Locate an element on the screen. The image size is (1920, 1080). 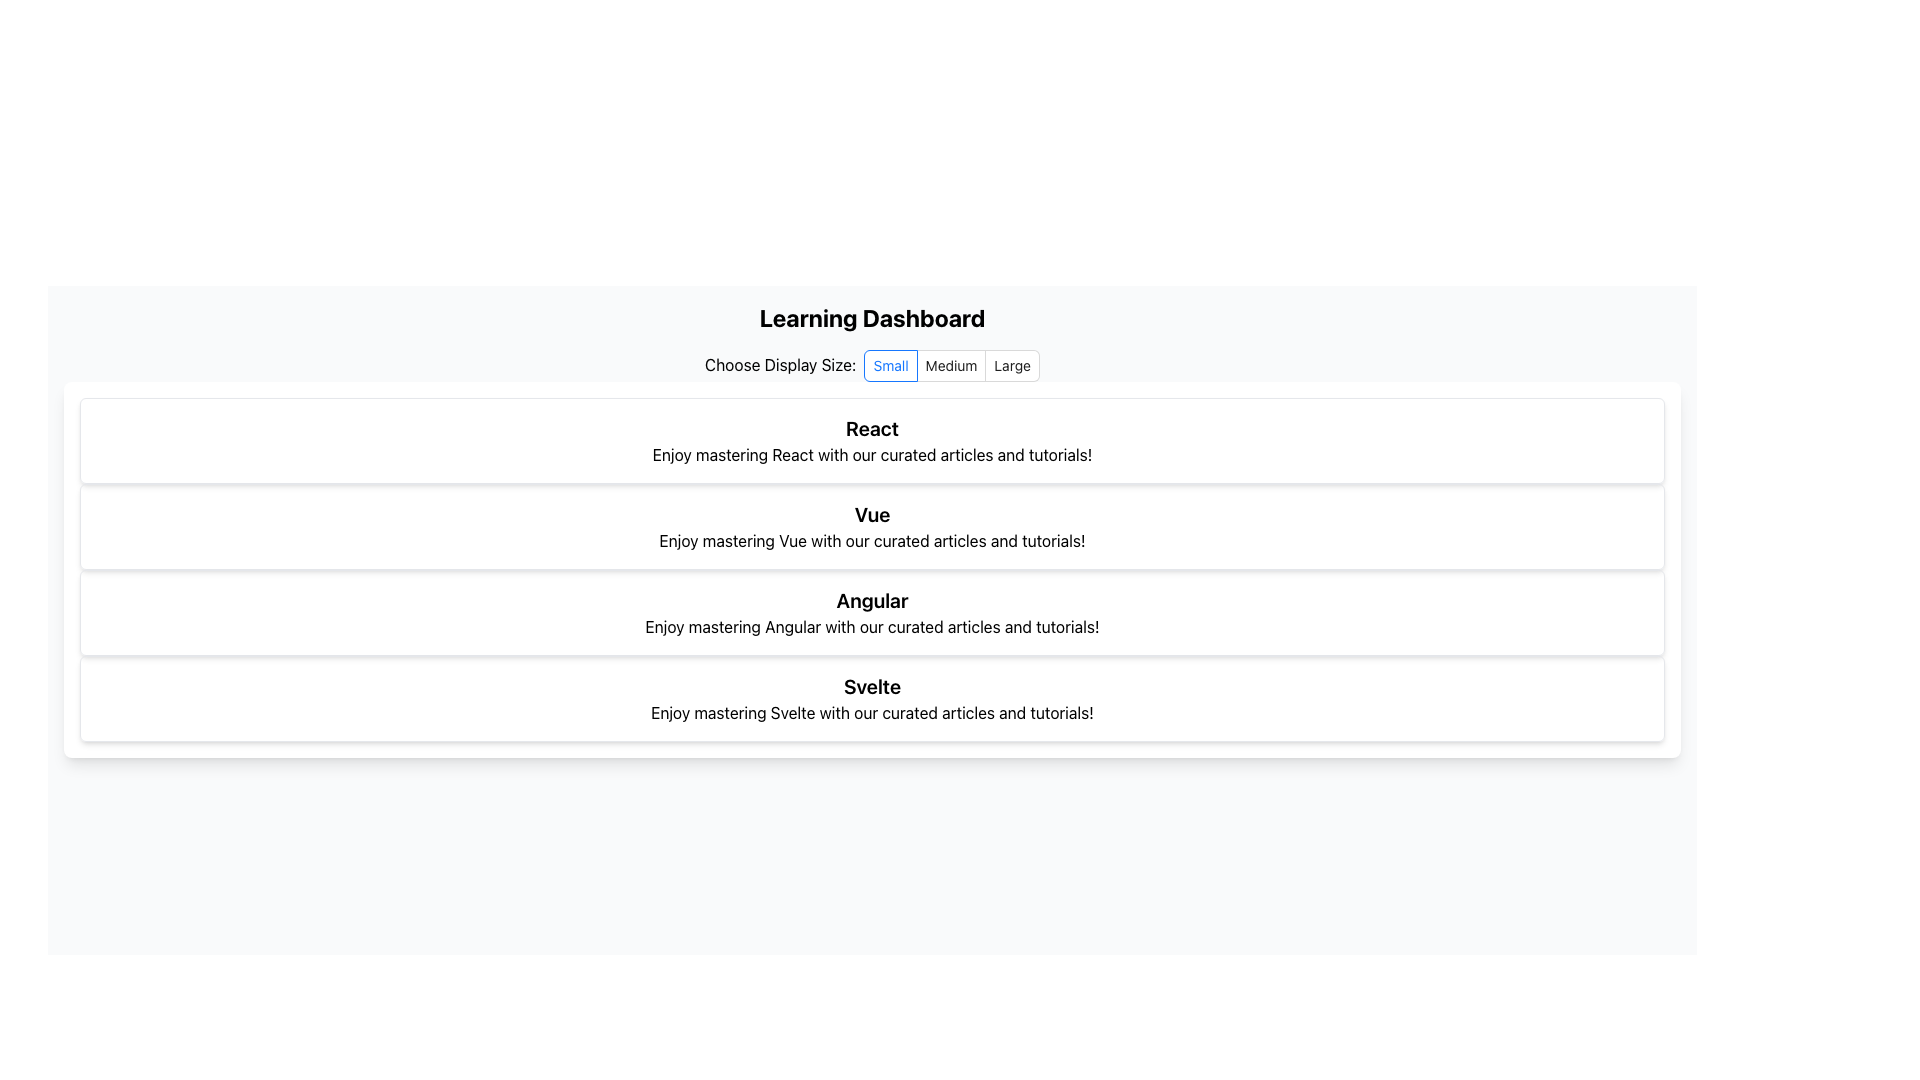
the styled informational block containing the heading 'Angular' and the text 'Enjoy mastering Angular with our curated articles and tutorials!'. This block is the third item in a vertically arranged grid is located at coordinates (872, 612).